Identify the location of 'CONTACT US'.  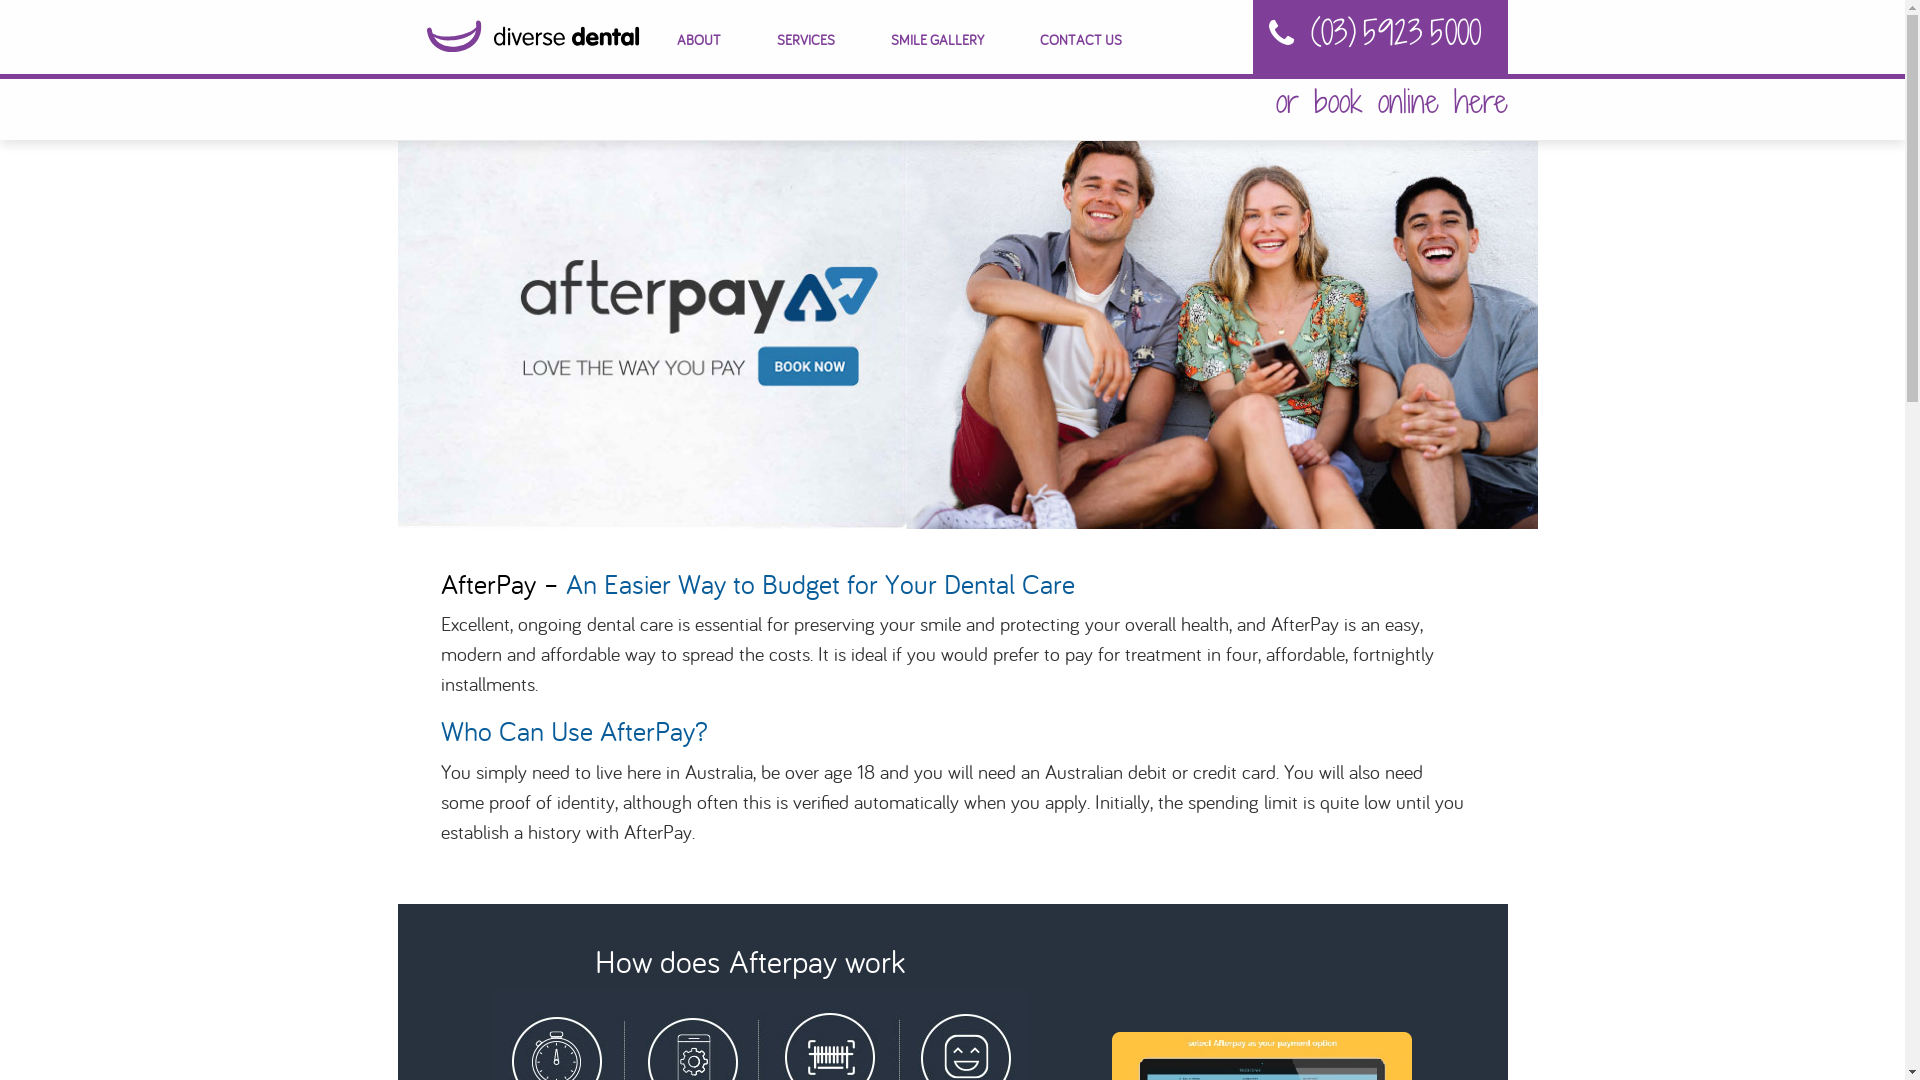
(1079, 40).